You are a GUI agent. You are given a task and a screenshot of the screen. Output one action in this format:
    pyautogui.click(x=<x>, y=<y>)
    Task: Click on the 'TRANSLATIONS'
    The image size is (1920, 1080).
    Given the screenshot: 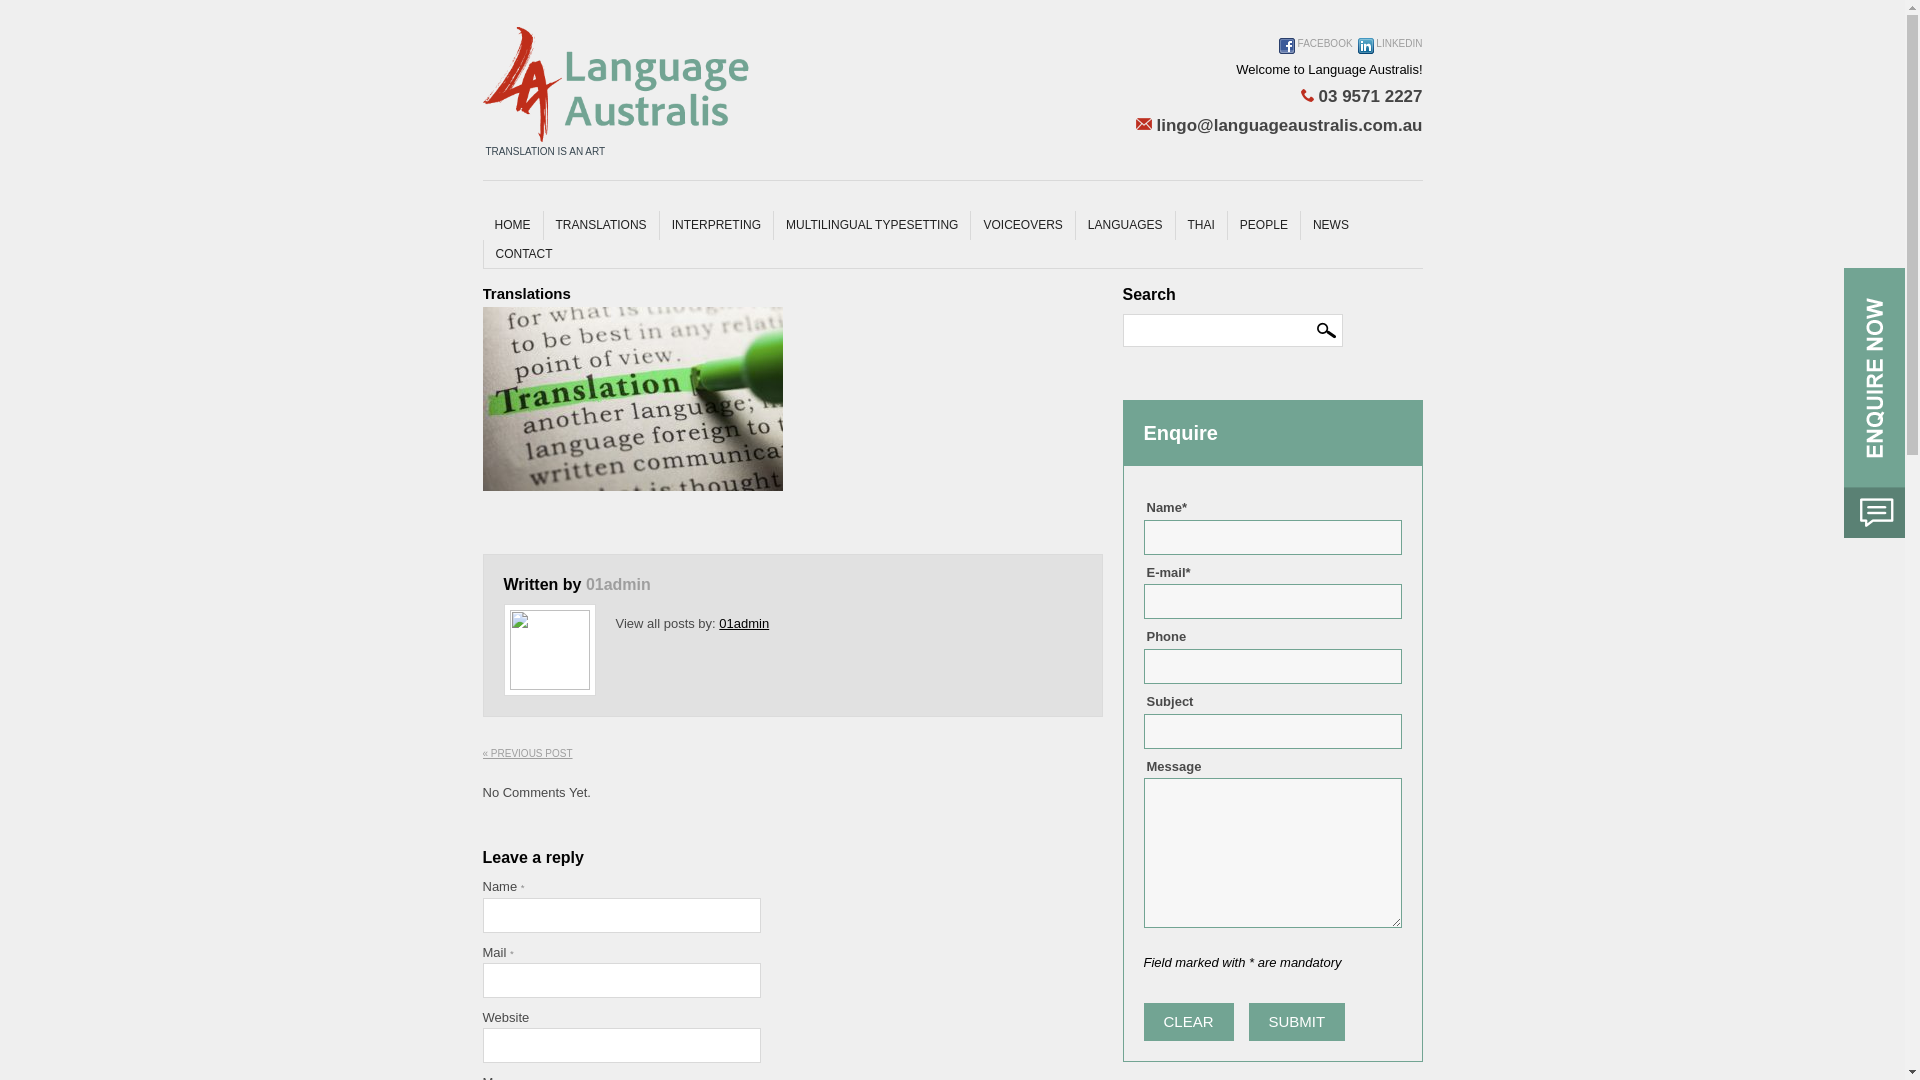 What is the action you would take?
    pyautogui.click(x=599, y=225)
    